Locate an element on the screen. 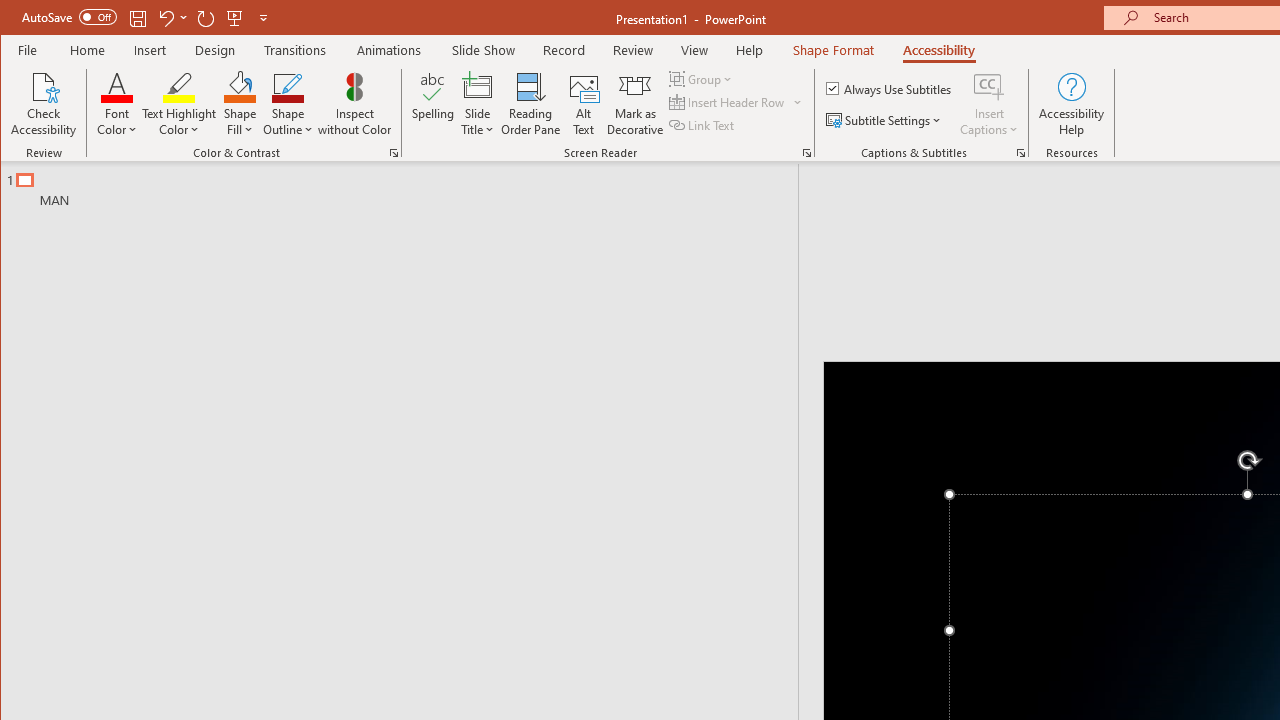 This screenshot has height=720, width=1280. 'Captions & Subtitles' is located at coordinates (1020, 152).